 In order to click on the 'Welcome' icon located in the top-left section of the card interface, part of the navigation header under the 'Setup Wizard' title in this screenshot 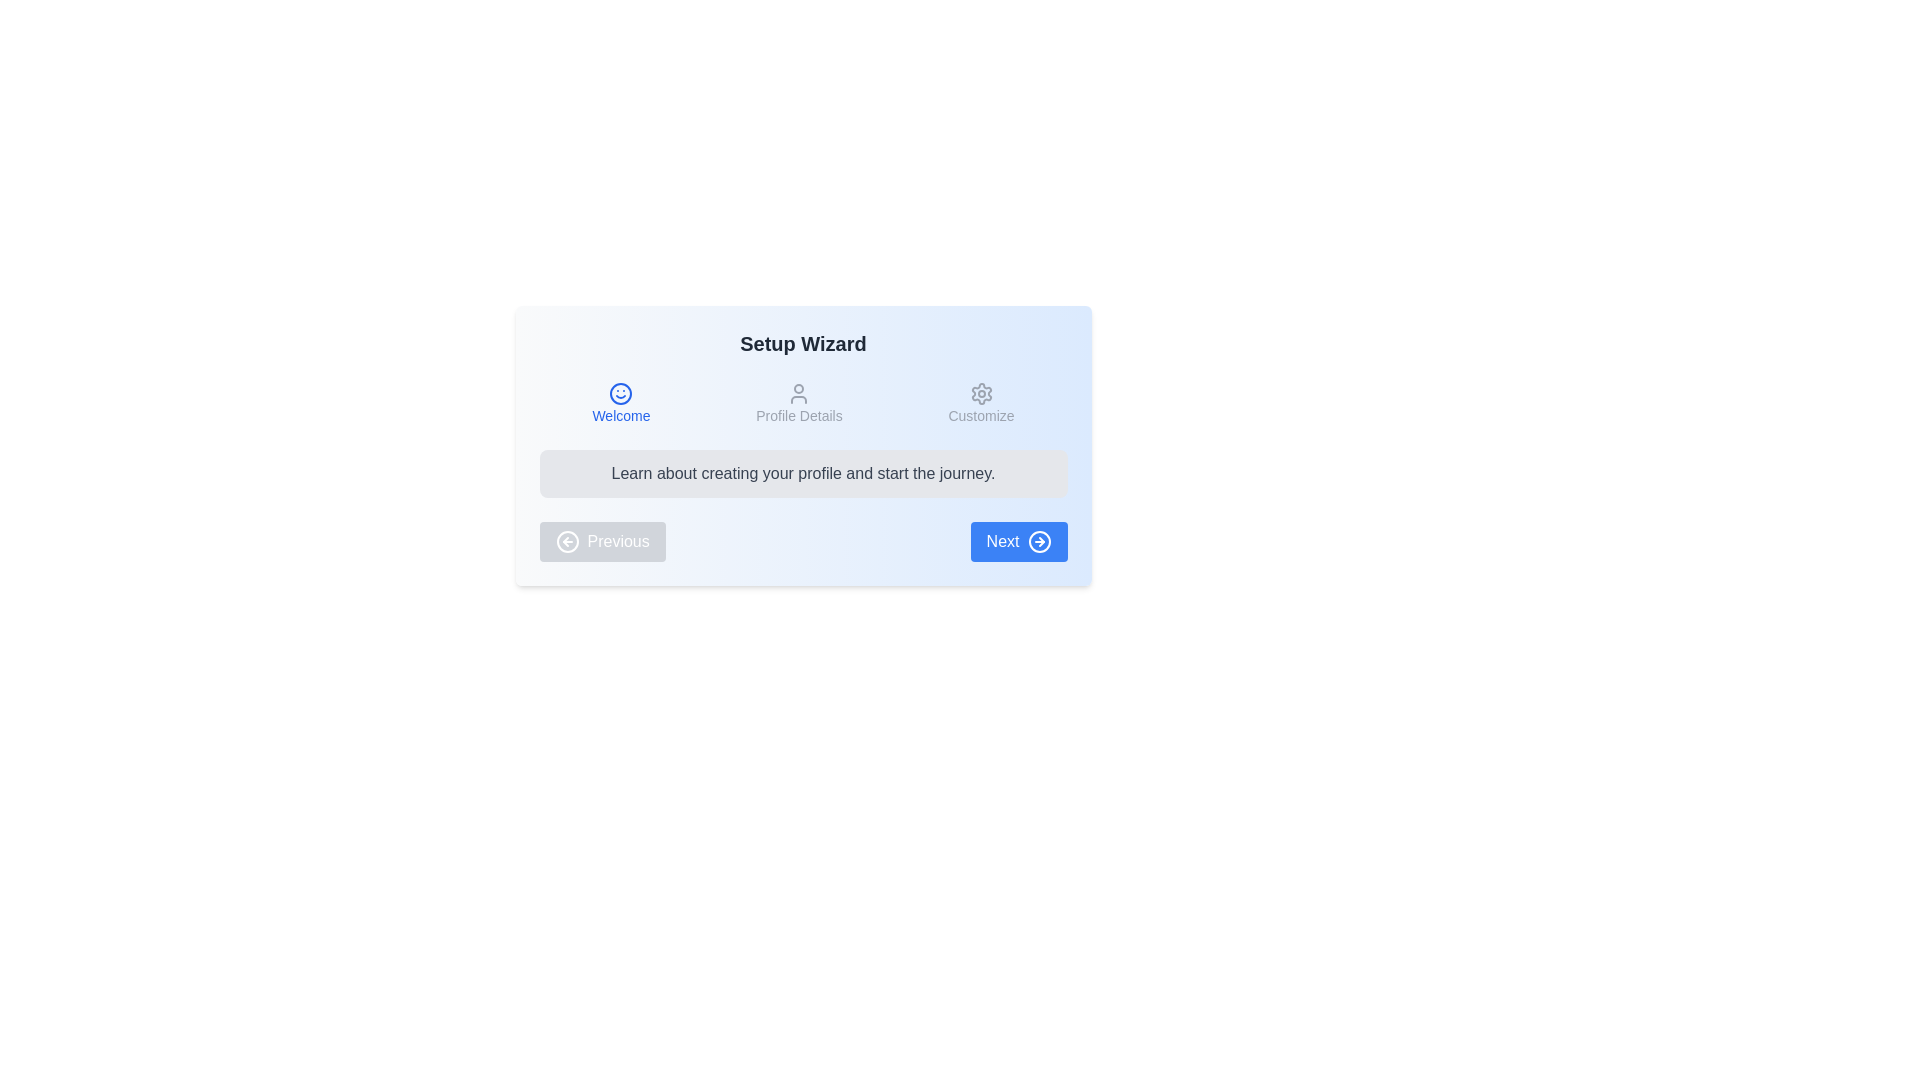, I will do `click(620, 393)`.